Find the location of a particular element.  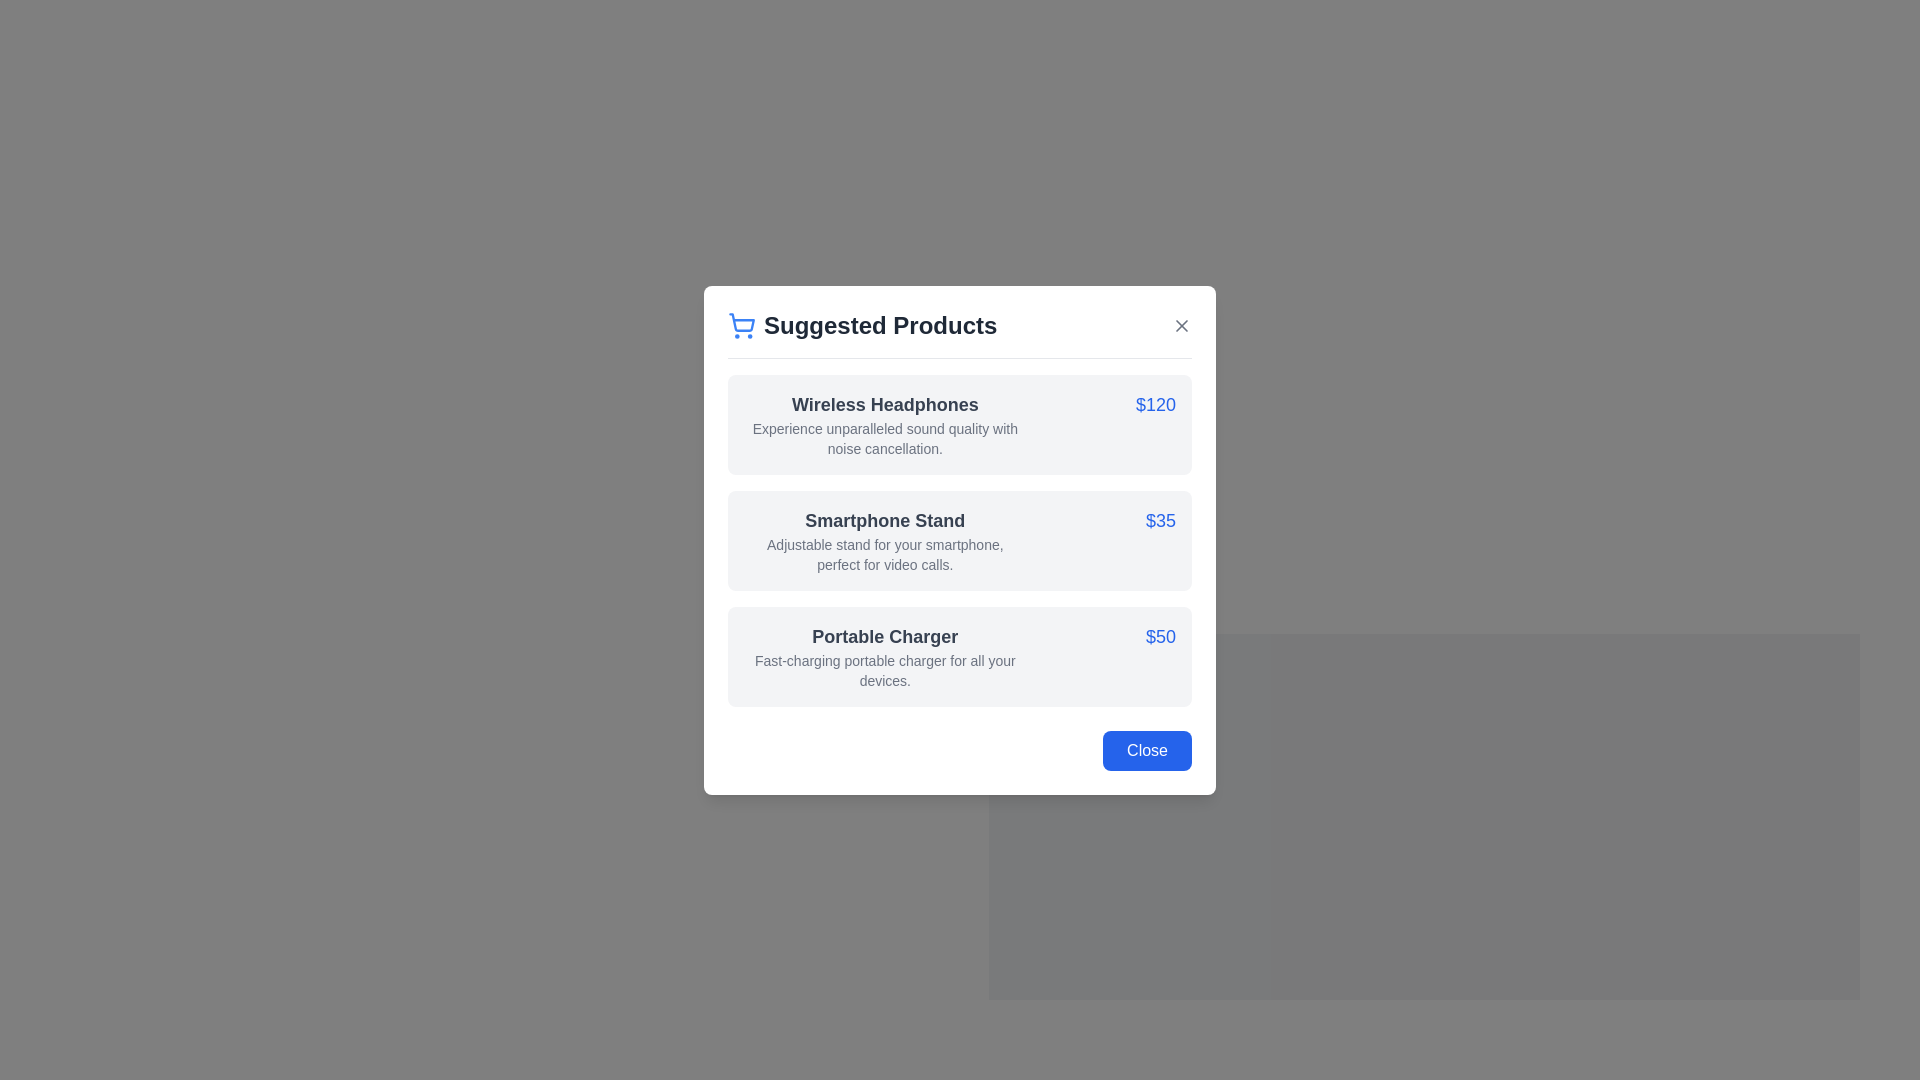

the blue shopping cart icon located to the left of the 'Suggested Products' title in the top-left section of the modal is located at coordinates (741, 324).